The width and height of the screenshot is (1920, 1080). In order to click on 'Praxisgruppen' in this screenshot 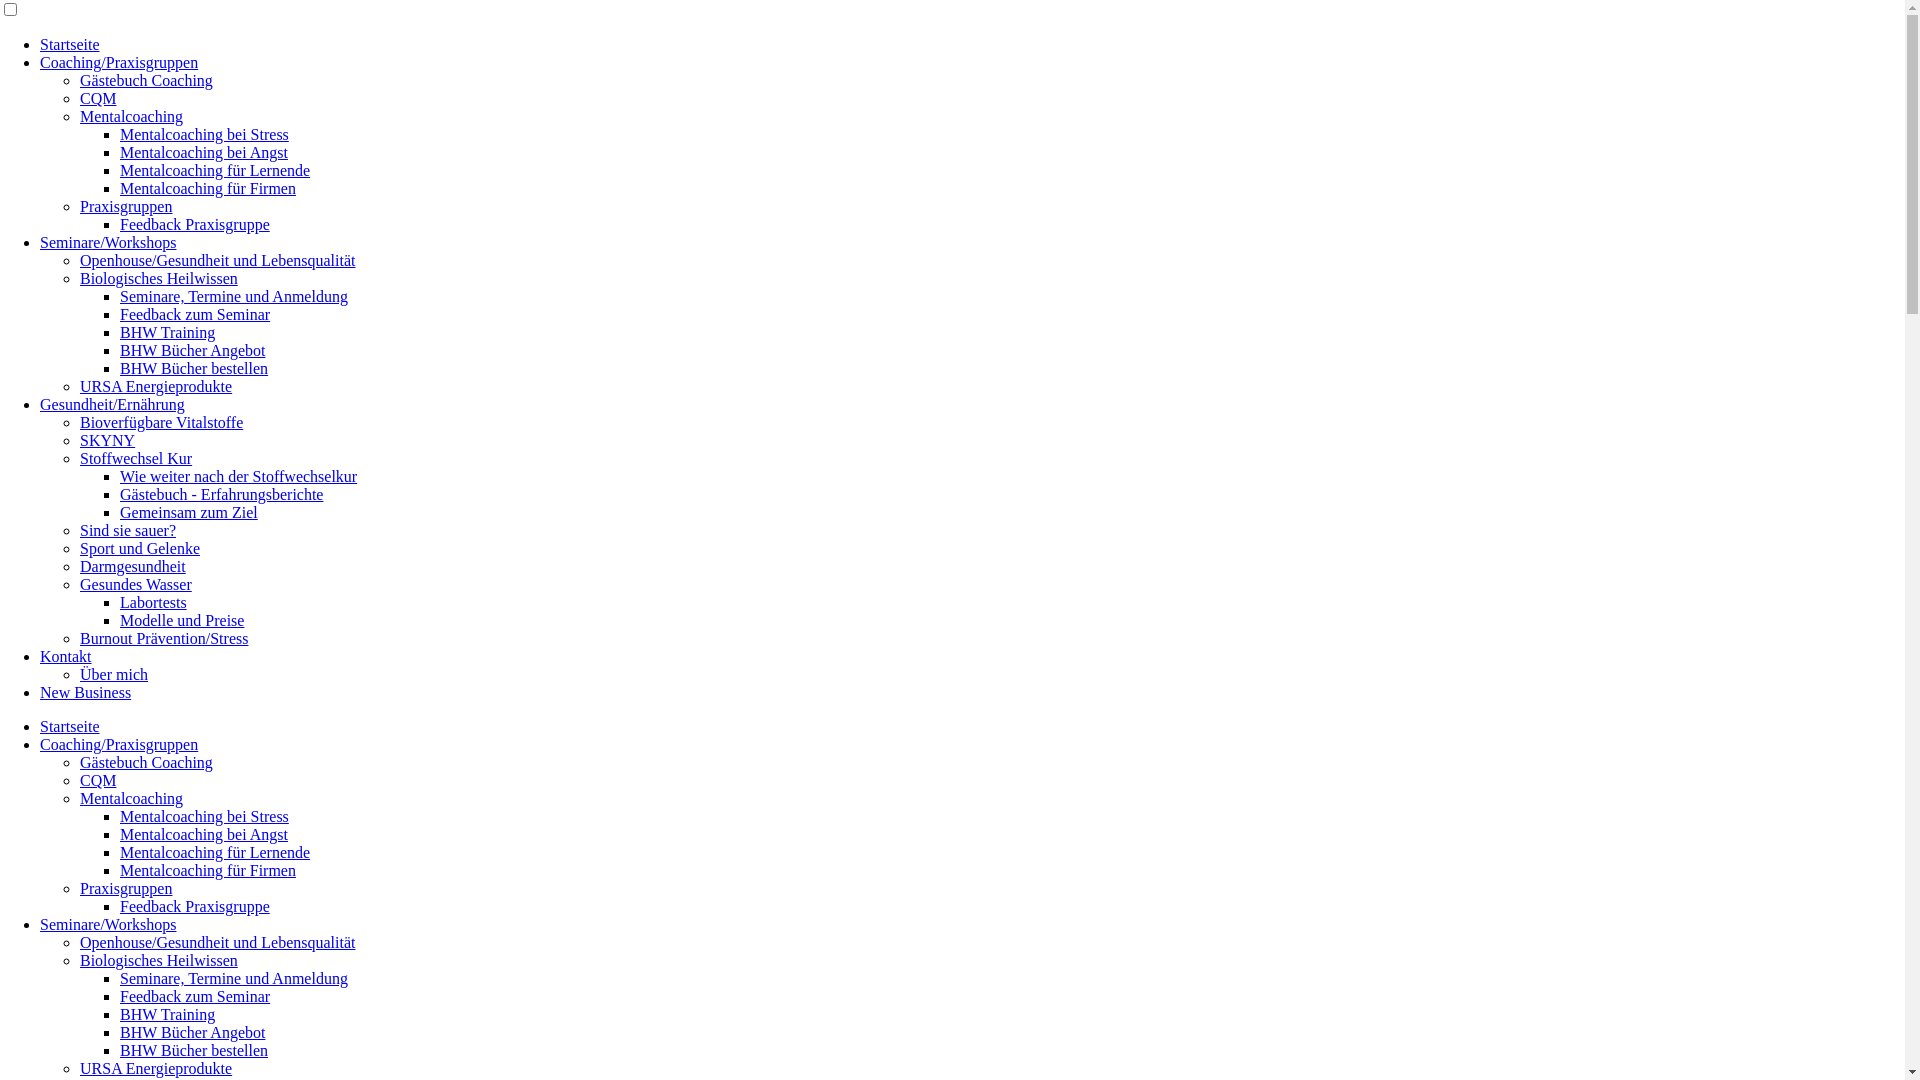, I will do `click(80, 206)`.